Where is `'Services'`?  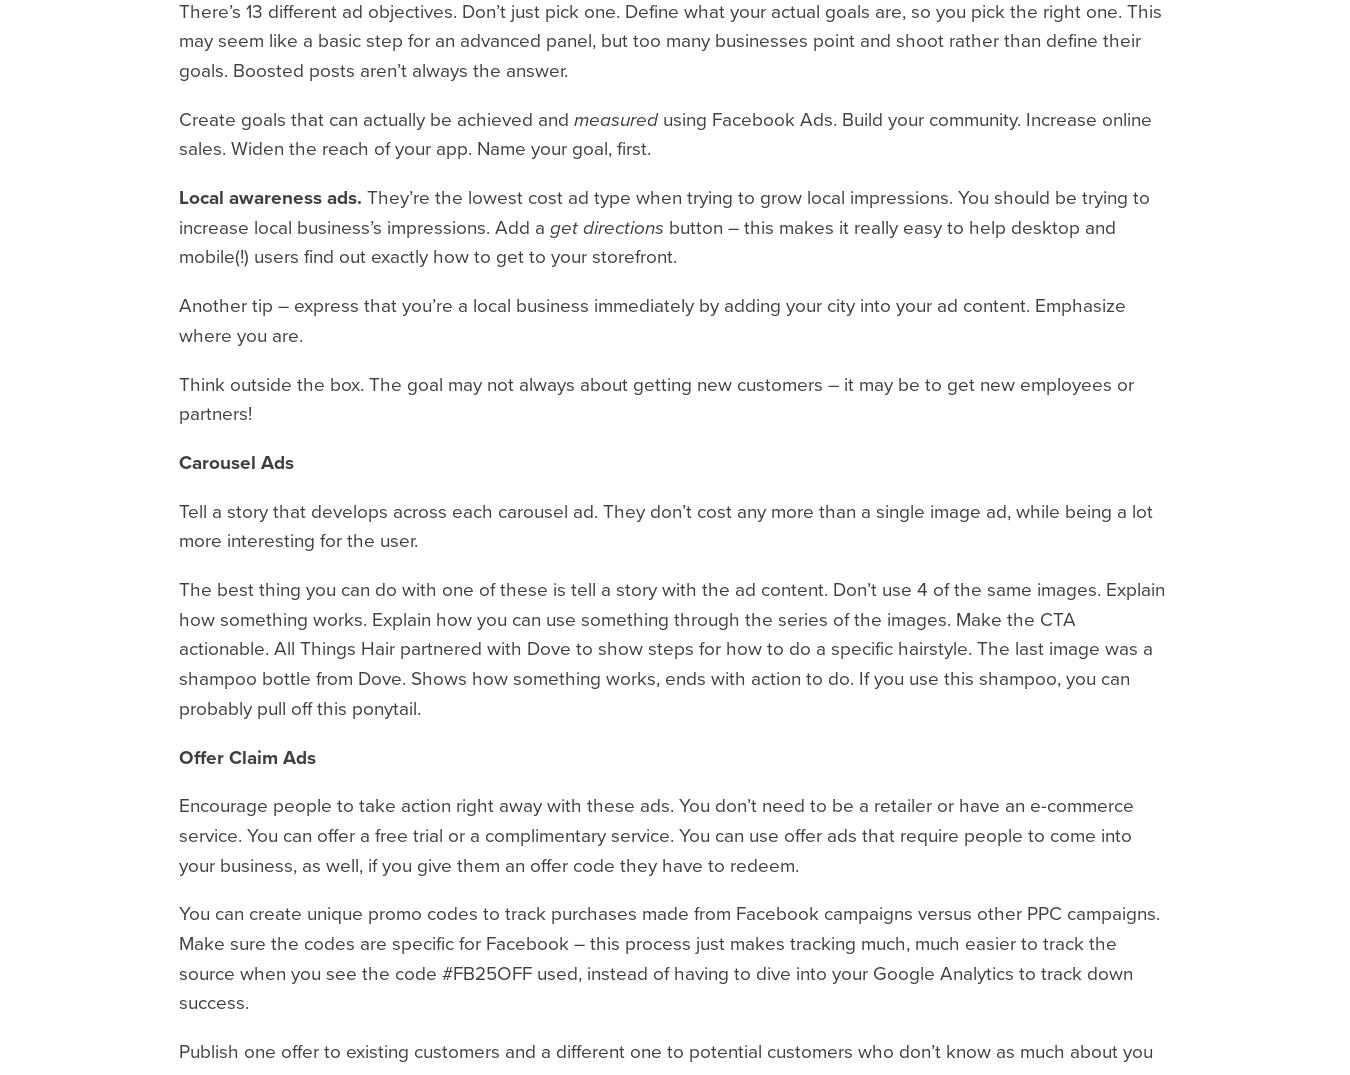 'Services' is located at coordinates (903, 896).